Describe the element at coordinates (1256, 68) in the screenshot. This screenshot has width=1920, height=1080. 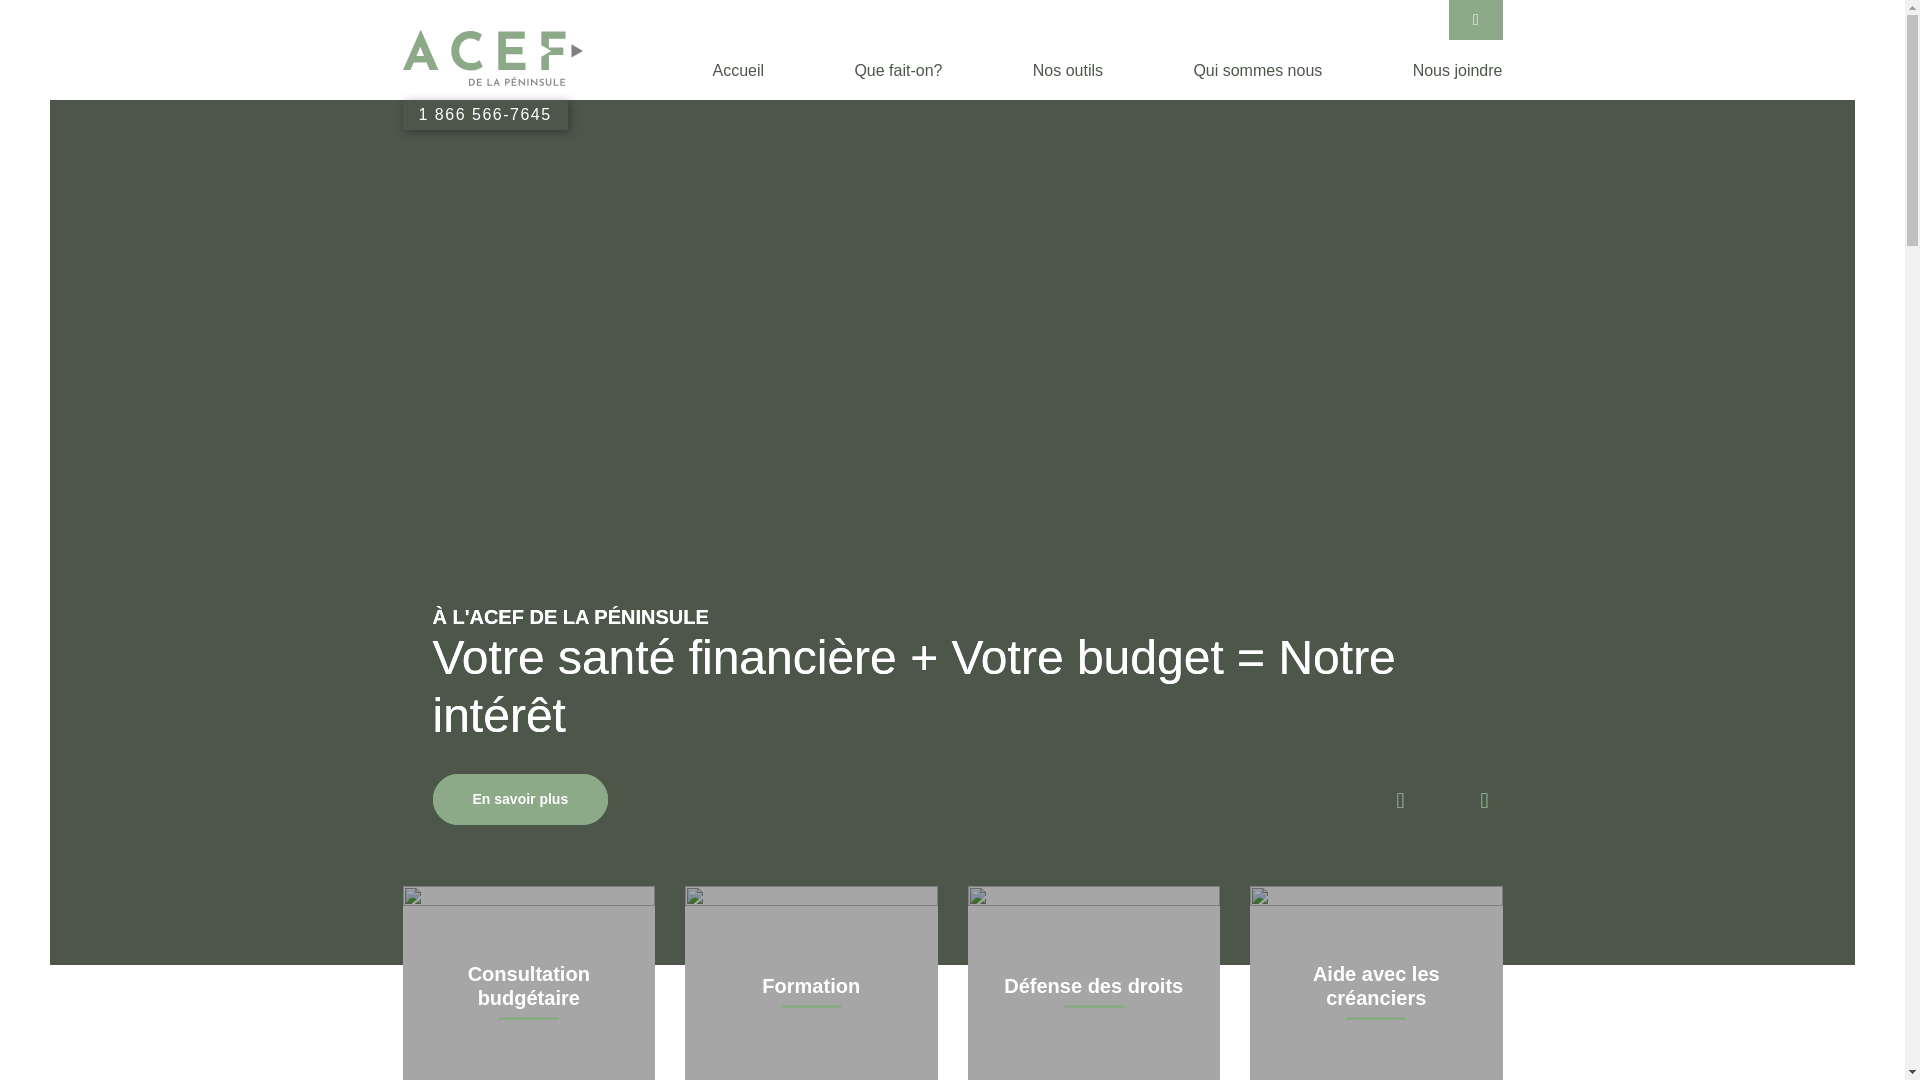
I see `'Qui sommes nous'` at that location.